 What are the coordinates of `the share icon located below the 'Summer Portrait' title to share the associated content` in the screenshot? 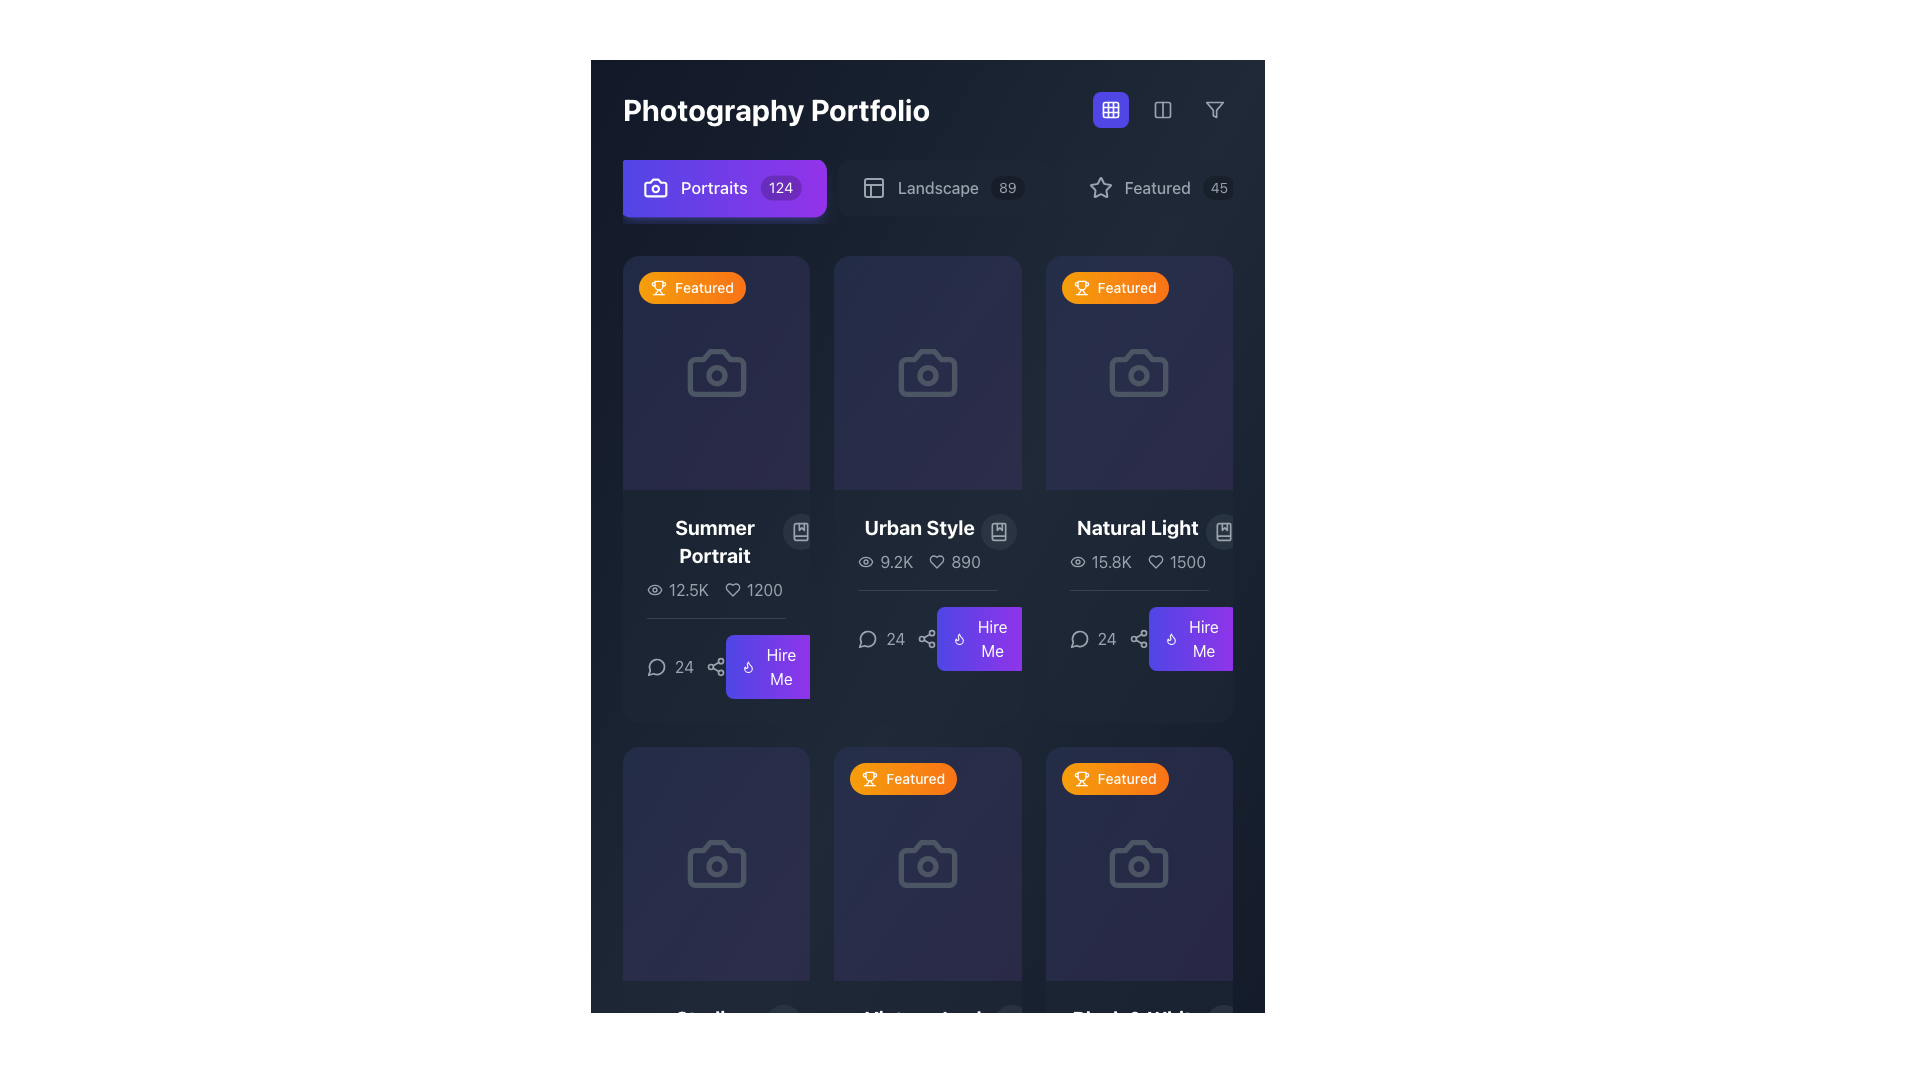 It's located at (716, 658).